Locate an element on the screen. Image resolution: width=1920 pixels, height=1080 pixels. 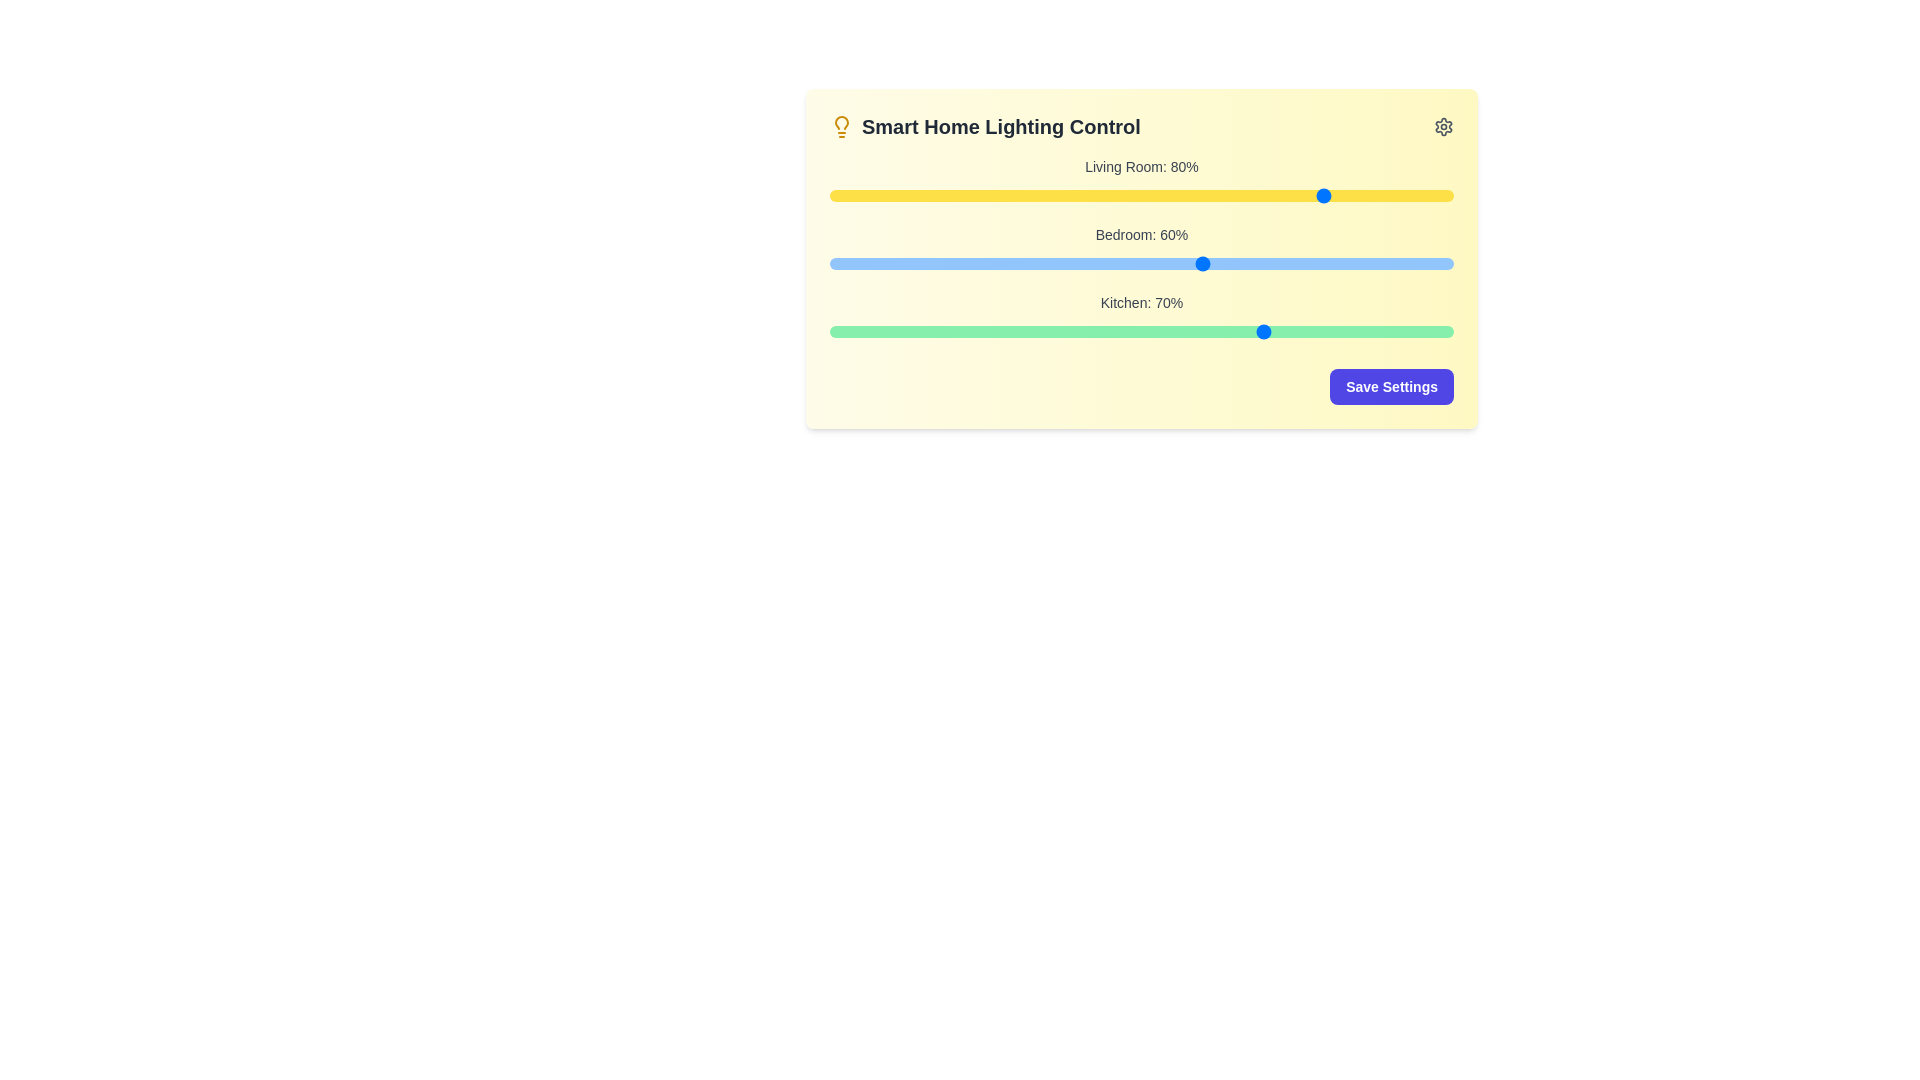
the gray cogwheel located at the top right corner of the 'Smart Home Lighting Control' panel is located at coordinates (1444, 126).